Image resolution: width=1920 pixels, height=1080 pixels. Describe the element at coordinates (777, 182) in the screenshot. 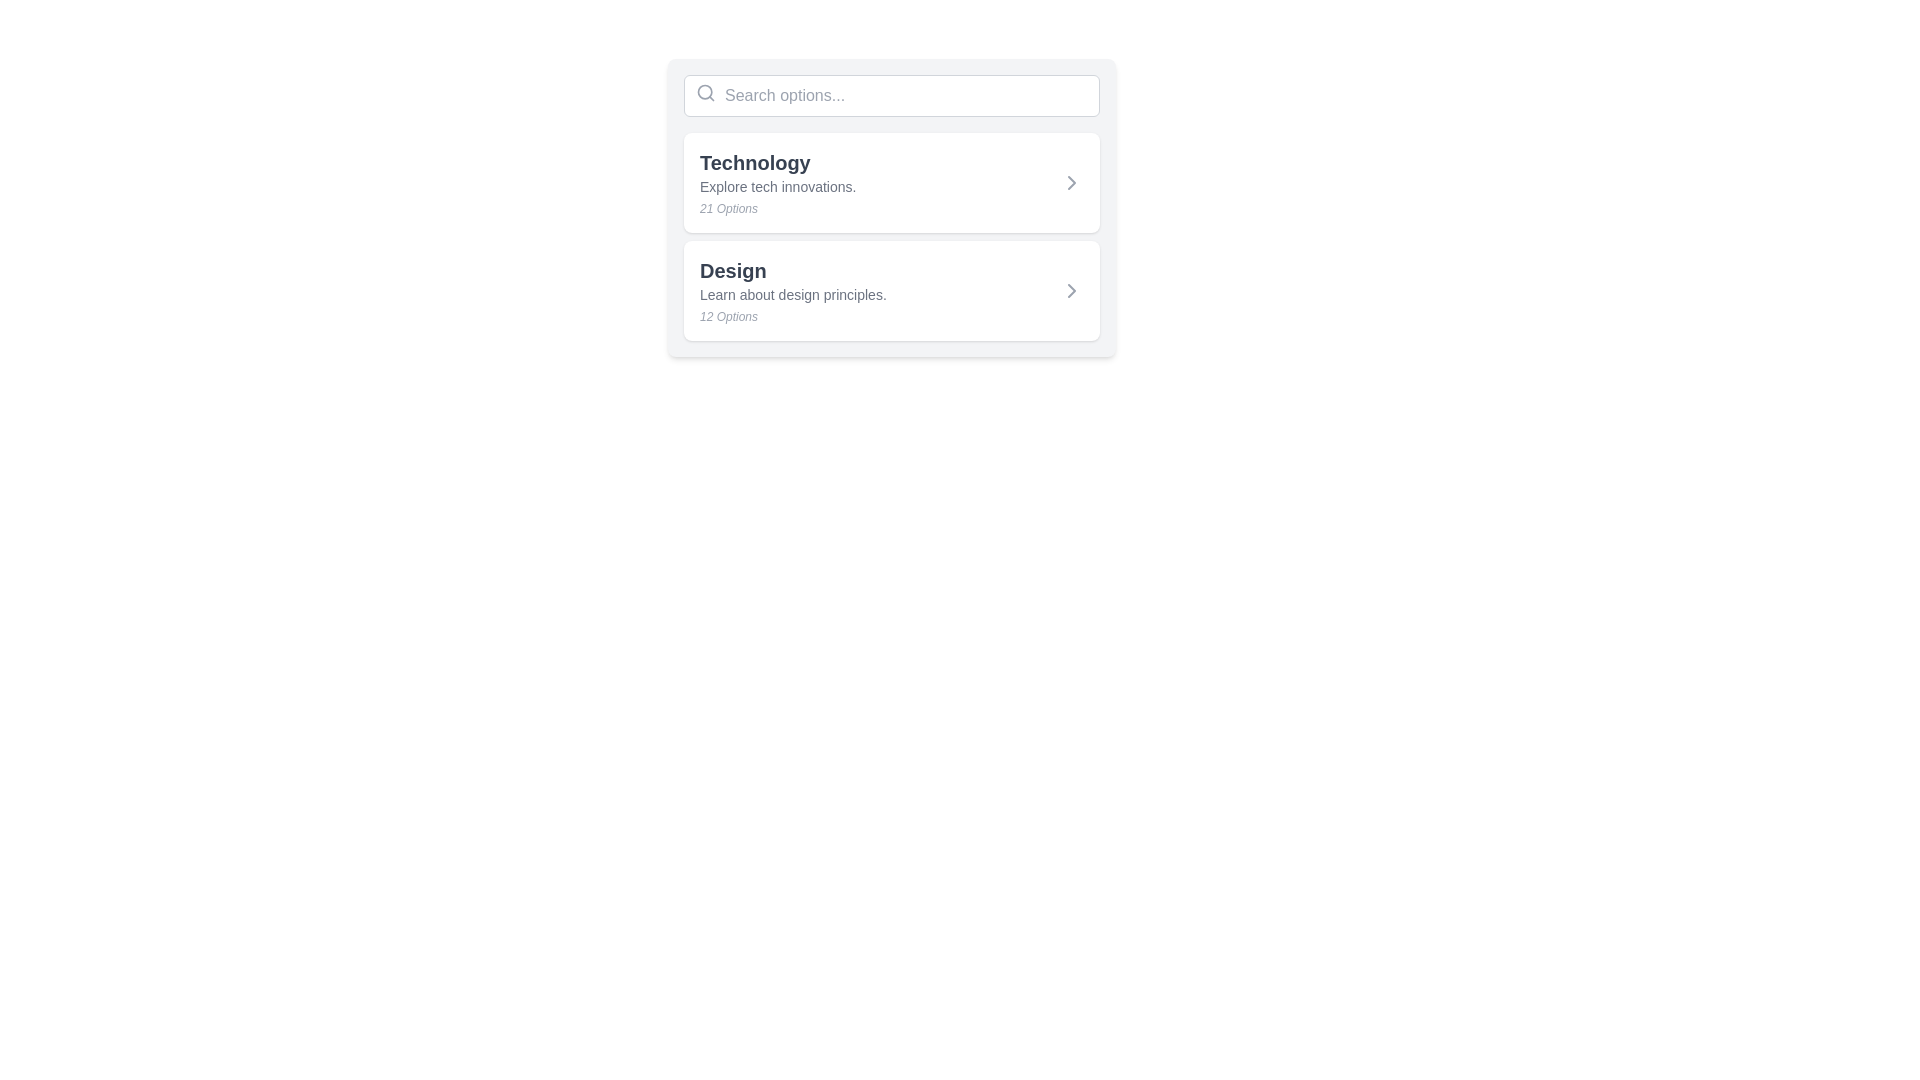

I see `text group including the title 'Technology', the description 'Explore tech innovations.', and the note '21 Options', which is the first item in a vertically arranged list below the search bar` at that location.